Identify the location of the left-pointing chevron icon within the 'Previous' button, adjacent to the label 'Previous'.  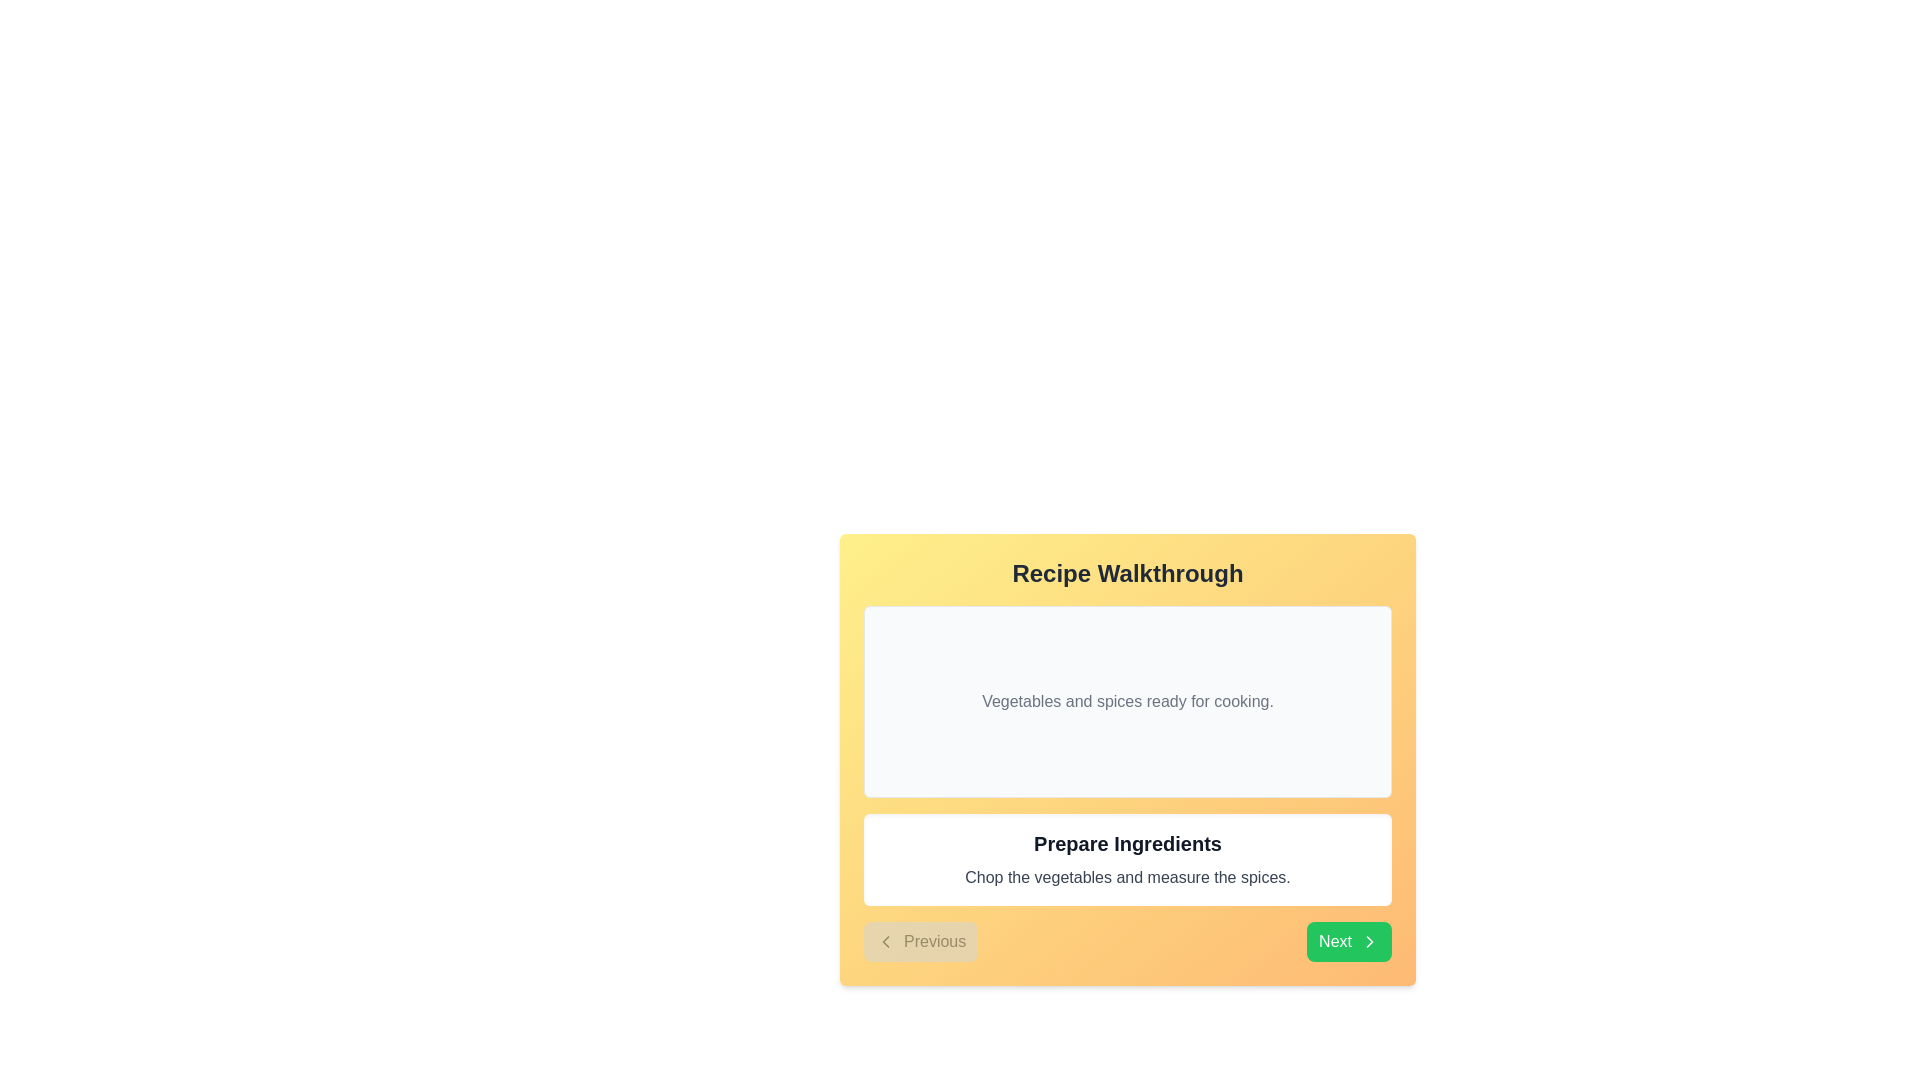
(885, 941).